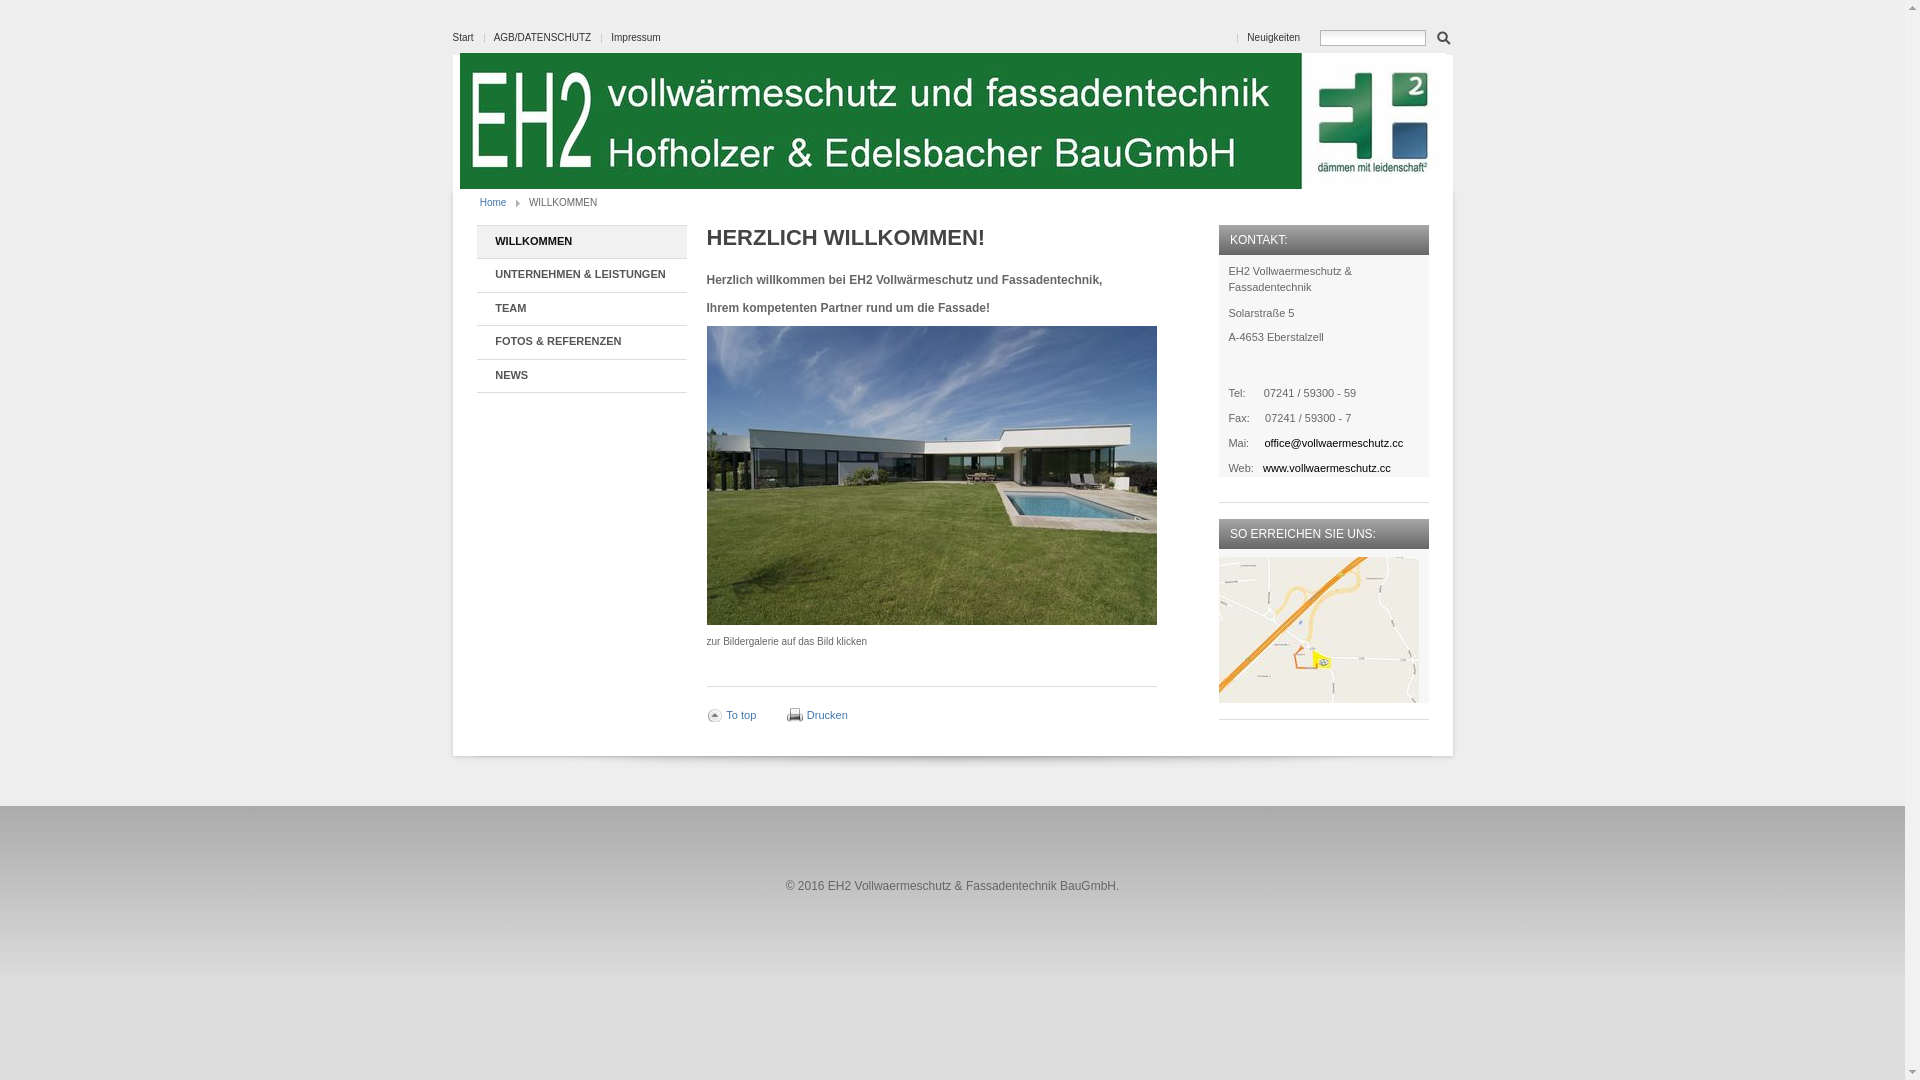  What do you see at coordinates (634, 37) in the screenshot?
I see `'Impressum'` at bounding box center [634, 37].